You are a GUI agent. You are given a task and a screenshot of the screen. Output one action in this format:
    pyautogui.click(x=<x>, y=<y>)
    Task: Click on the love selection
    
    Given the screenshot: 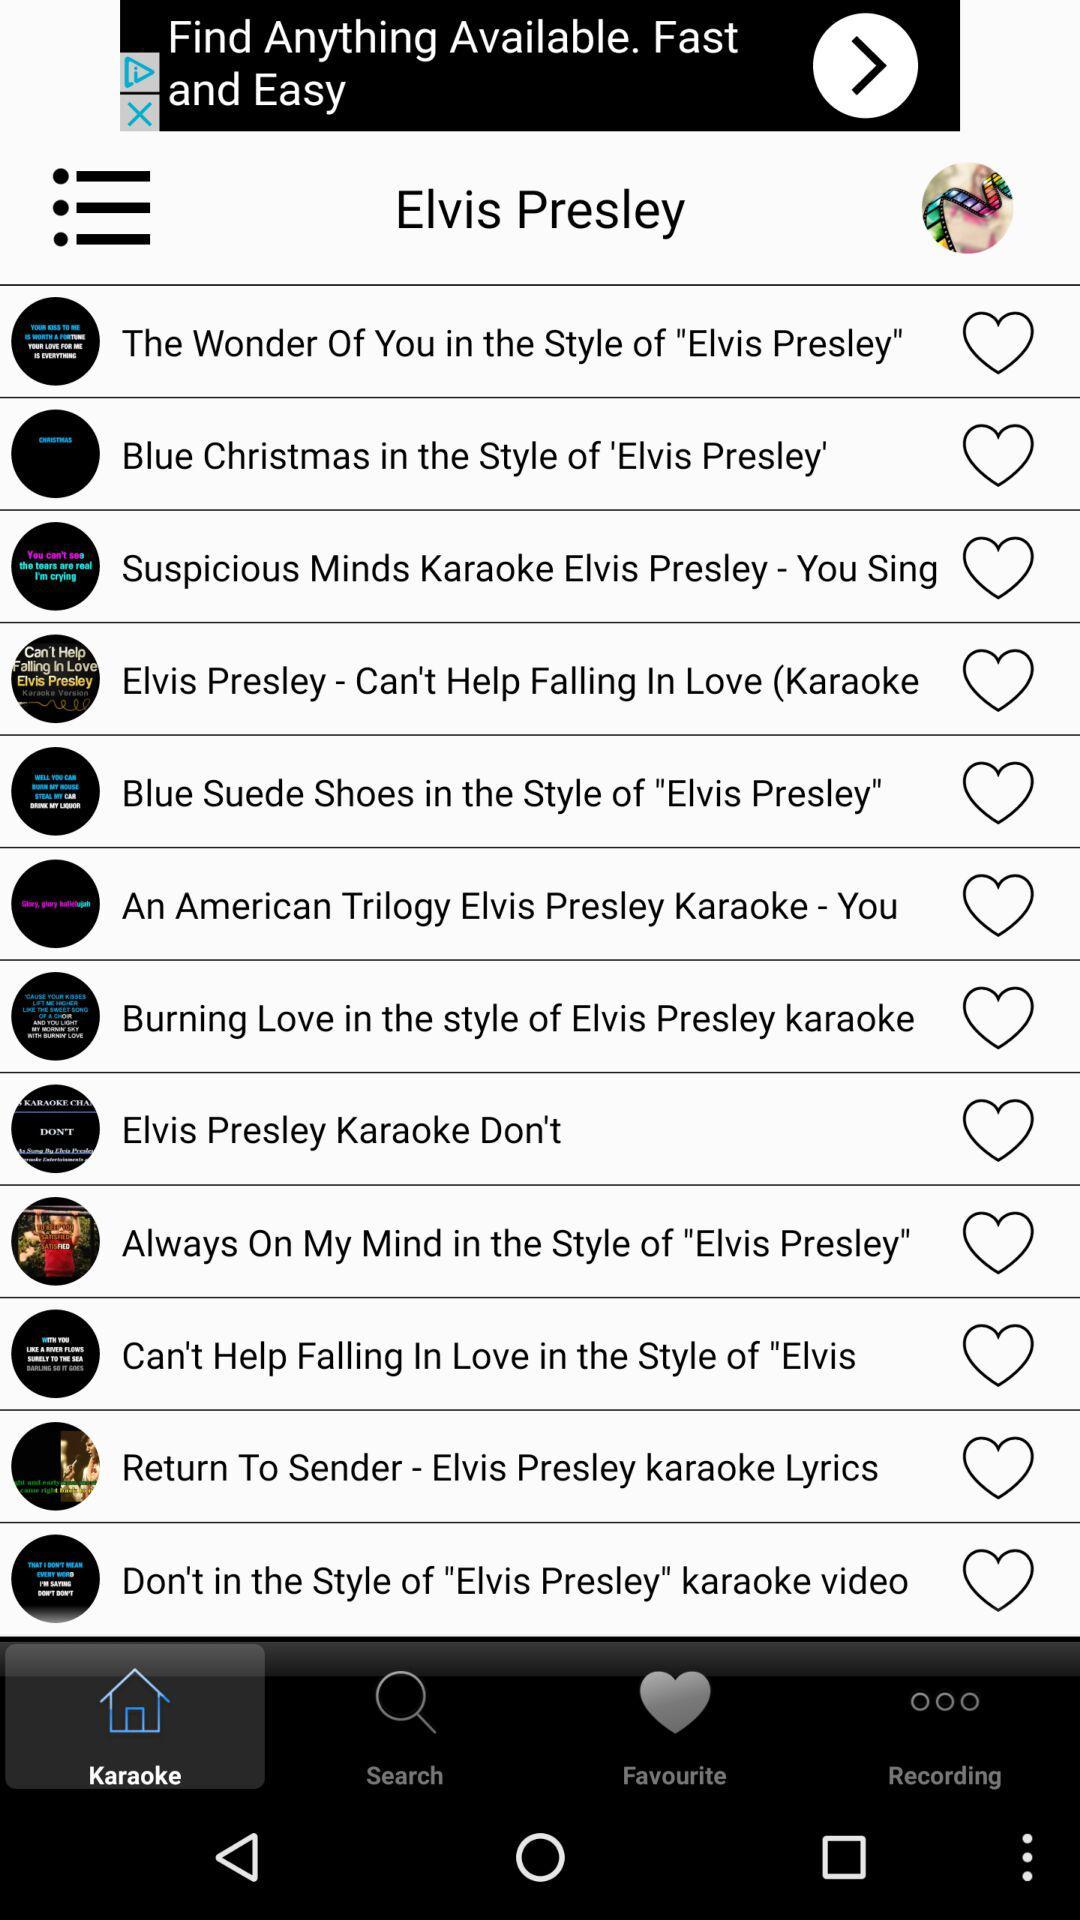 What is the action you would take?
    pyautogui.click(x=998, y=341)
    